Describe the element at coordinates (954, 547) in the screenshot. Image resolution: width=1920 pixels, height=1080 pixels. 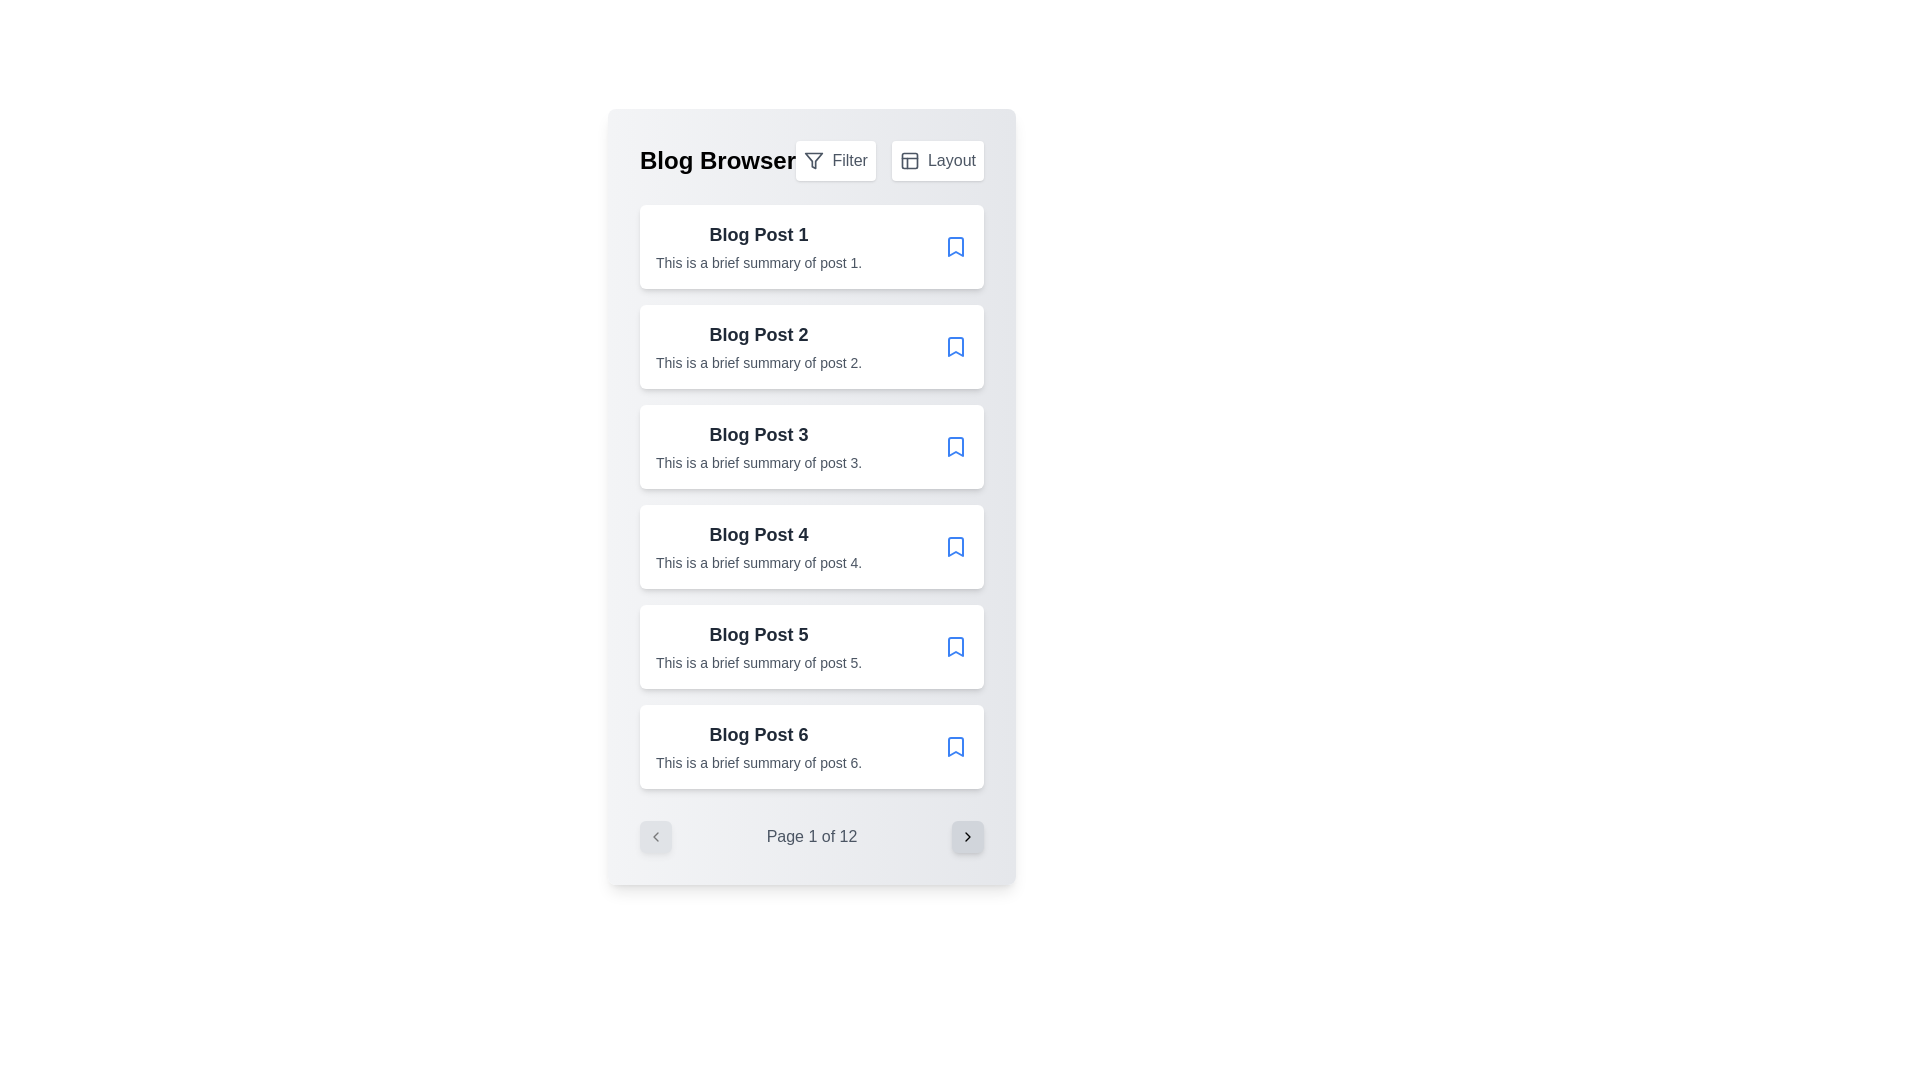
I see `the blue bookmark icon located at the top-right corner of the 'Blog Post 4' card` at that location.